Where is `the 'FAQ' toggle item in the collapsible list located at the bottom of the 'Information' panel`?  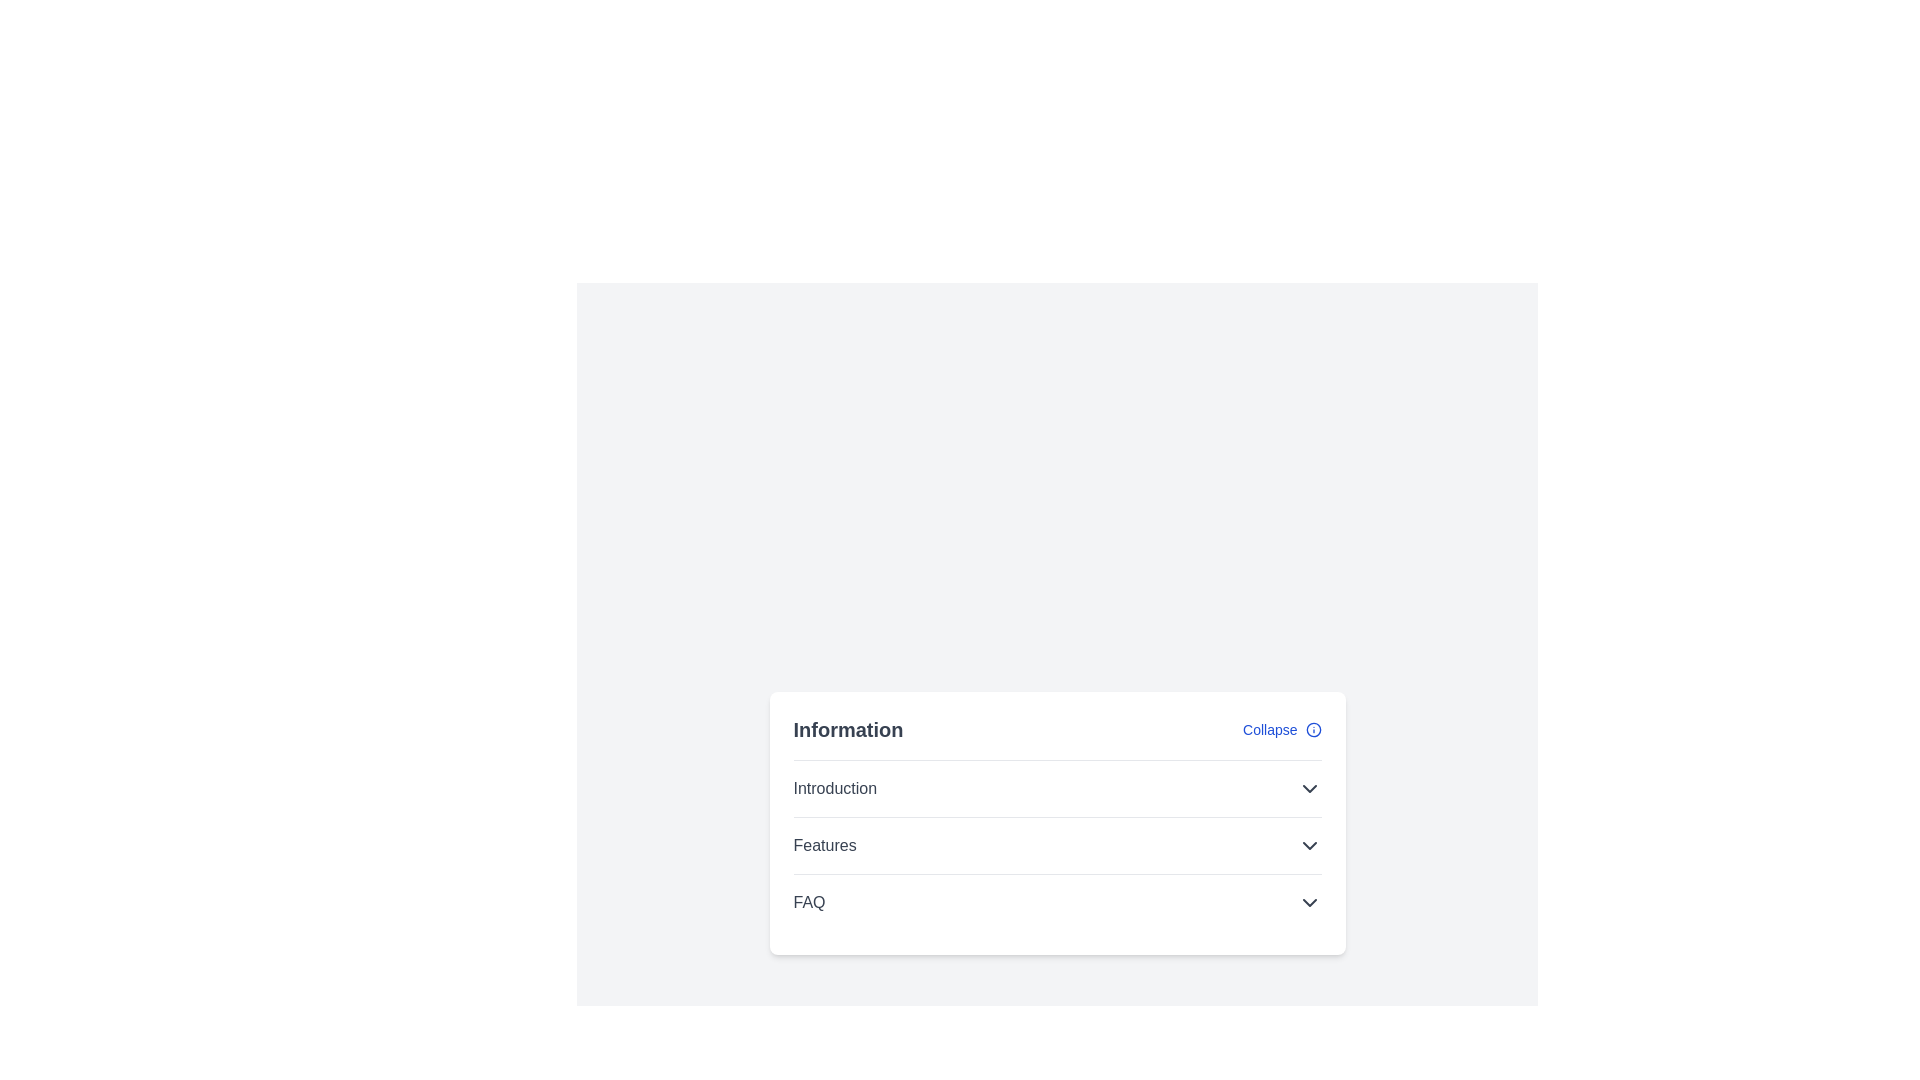
the 'FAQ' toggle item in the collapsible list located at the bottom of the 'Information' panel is located at coordinates (1056, 902).